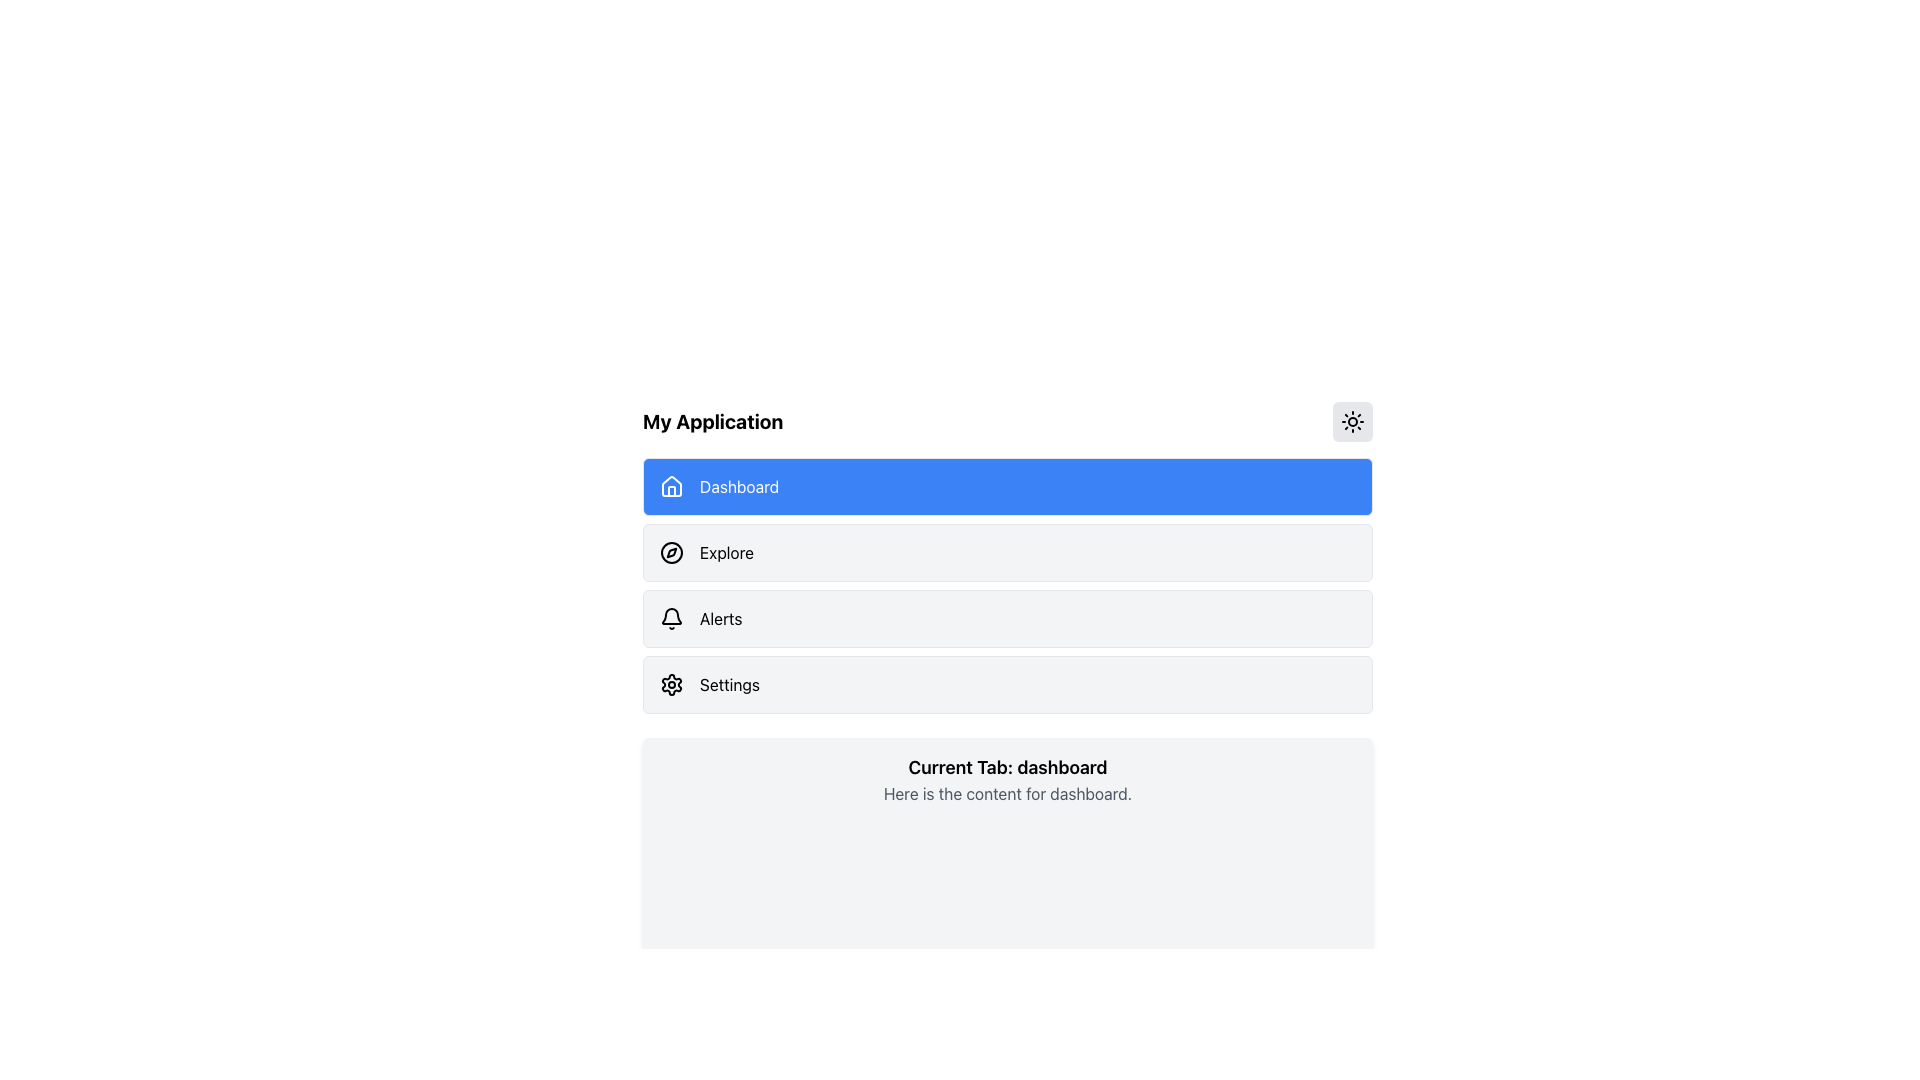  Describe the element at coordinates (1353, 420) in the screenshot. I see `the theme toggle icon located in the top-right corner of the interface to switch between light and dark modes` at that location.